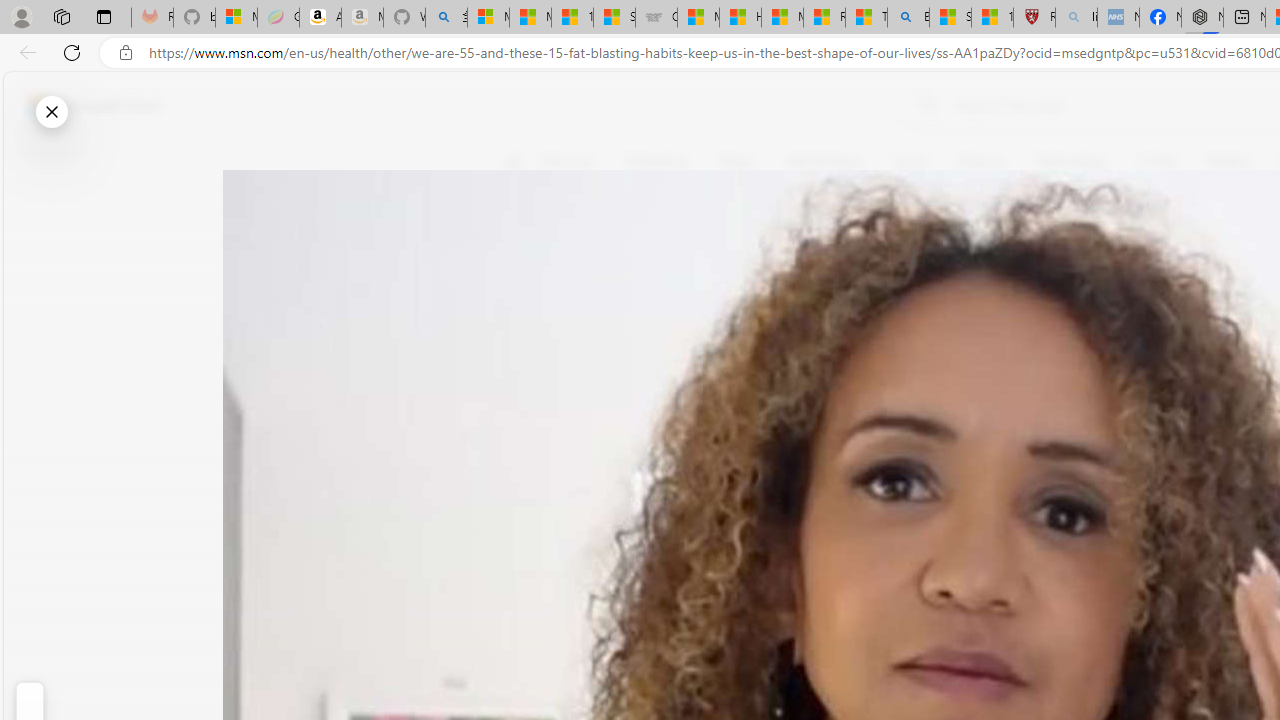 Image resolution: width=1280 pixels, height=720 pixels. I want to click on 'News', so click(737, 162).